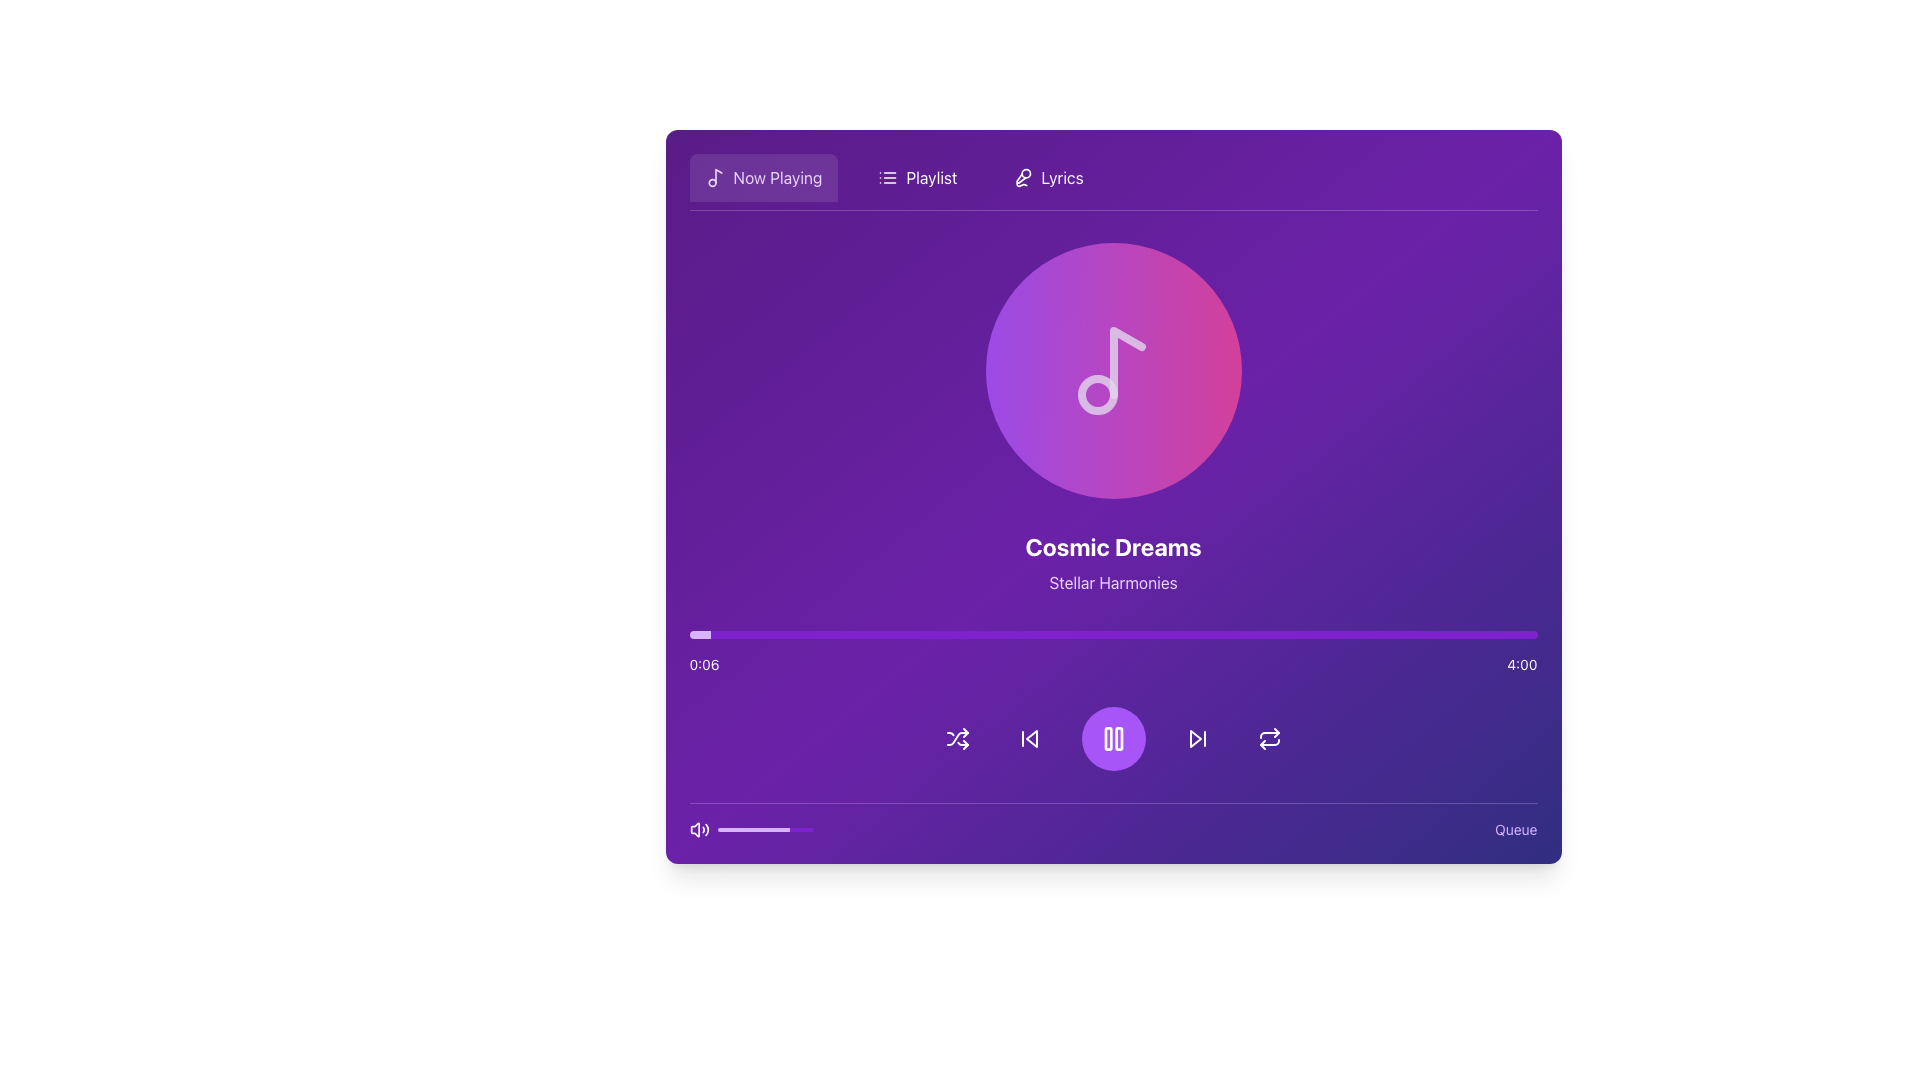 The image size is (1920, 1080). What do you see at coordinates (1268, 739) in the screenshot?
I see `the 'repeat' button located at the far right of the control bar in the media player interface` at bounding box center [1268, 739].